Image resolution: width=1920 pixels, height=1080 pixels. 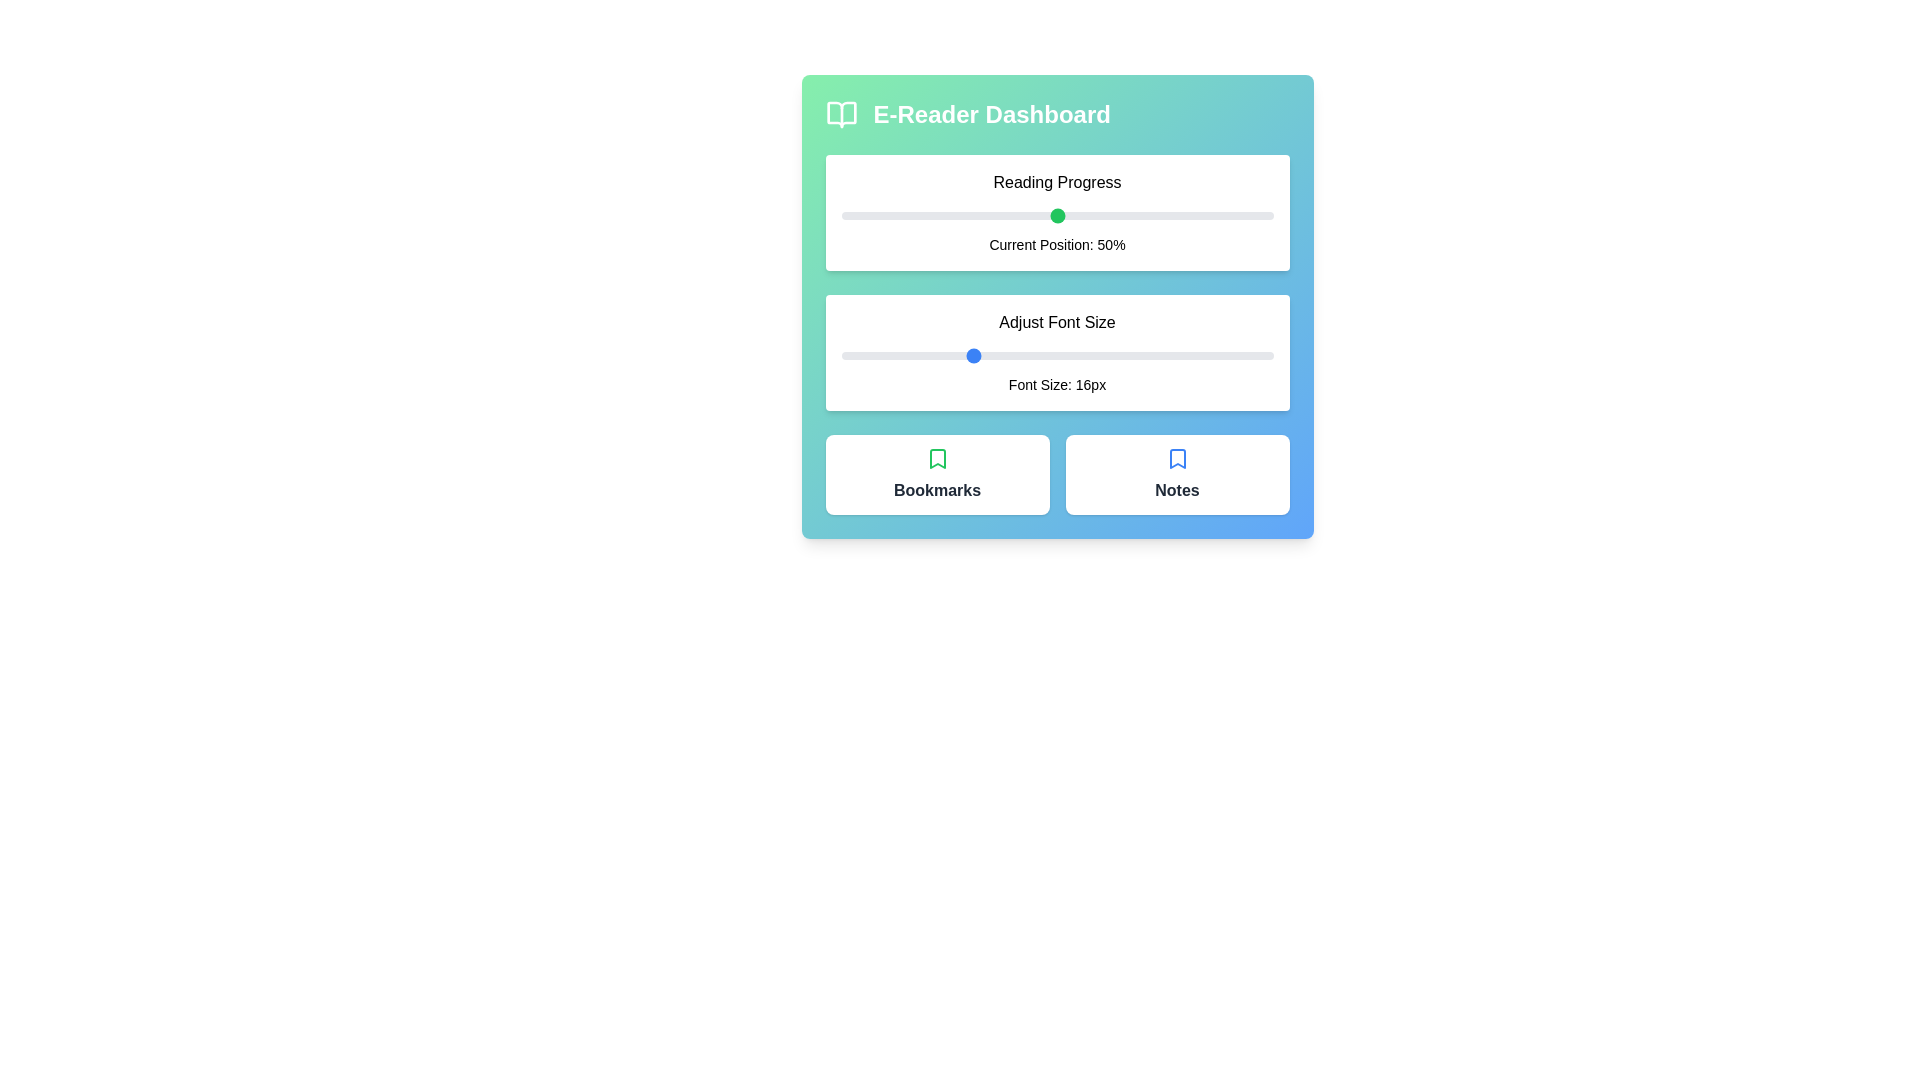 I want to click on the font size slider to 18 px, so click(x=1014, y=354).